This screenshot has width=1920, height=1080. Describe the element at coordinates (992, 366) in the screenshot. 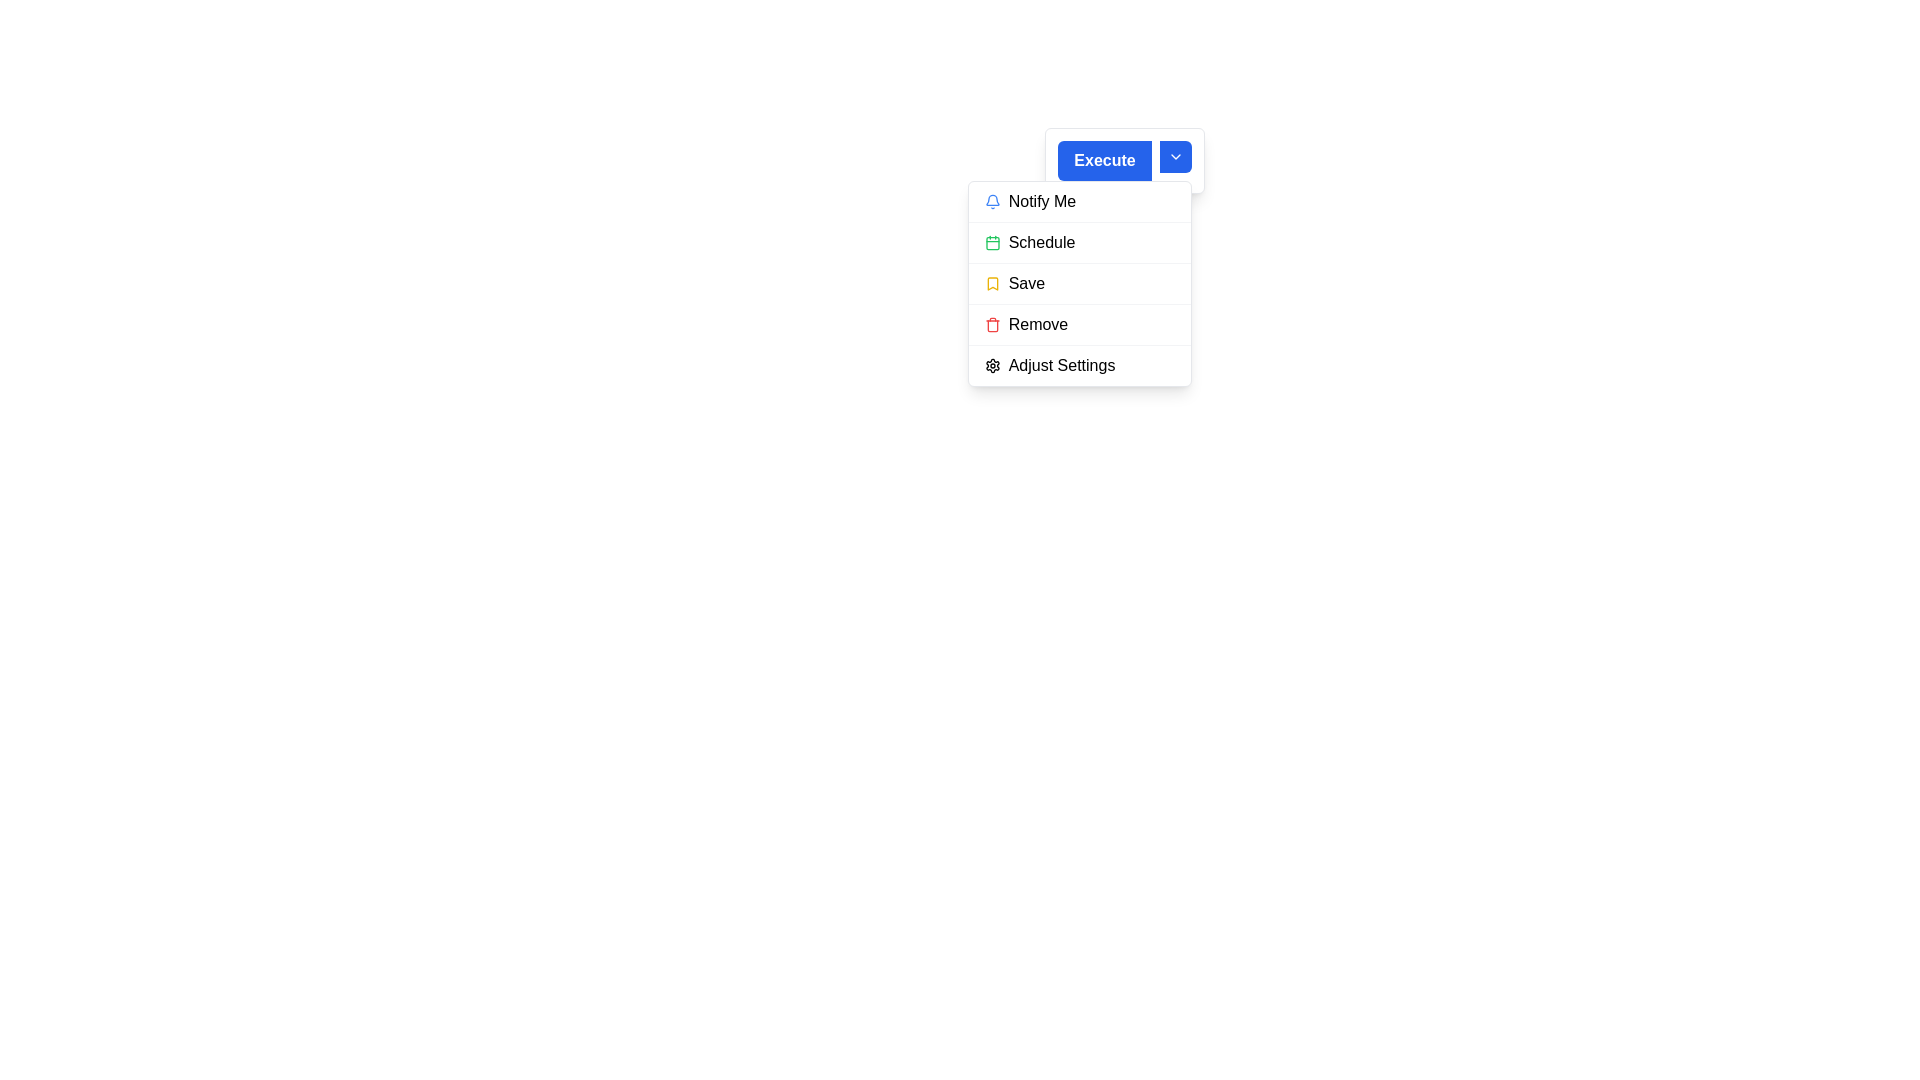

I see `the settings icon located in the last row of the vertical menu list, to the left of the text 'Adjust Settings'` at that location.